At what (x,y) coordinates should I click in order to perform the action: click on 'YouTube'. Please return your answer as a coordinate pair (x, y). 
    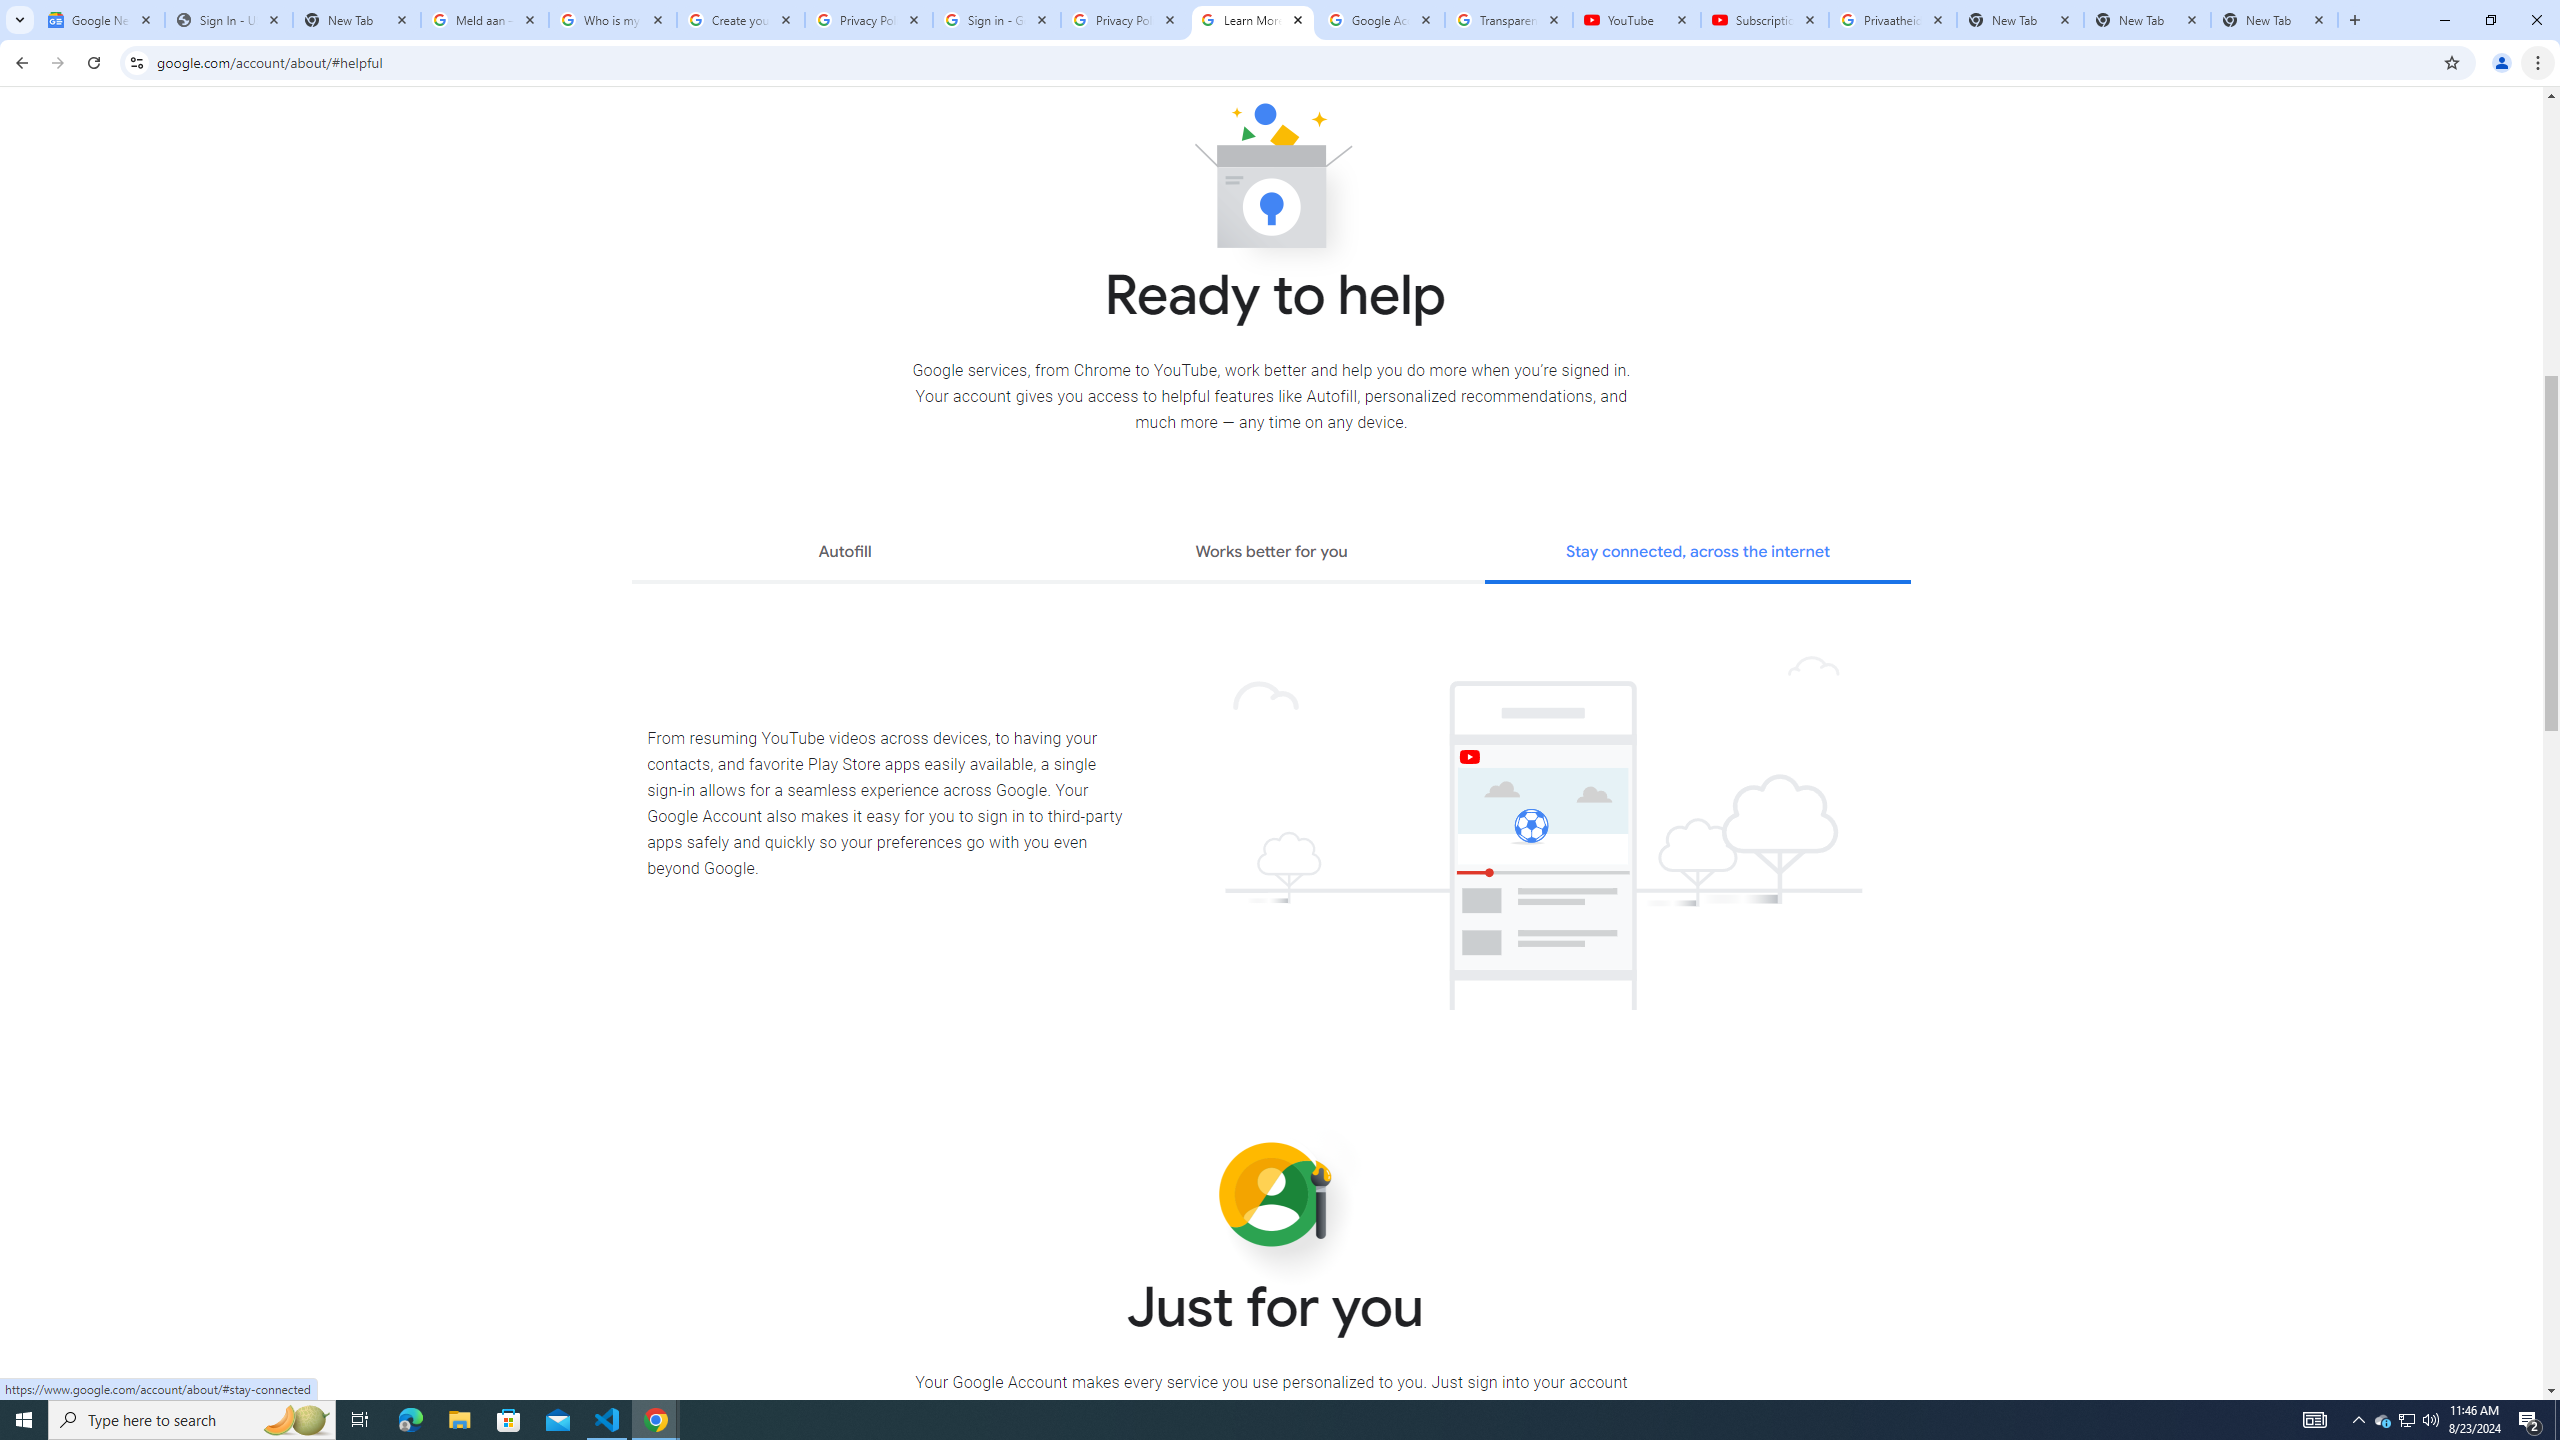
    Looking at the image, I should click on (1636, 19).